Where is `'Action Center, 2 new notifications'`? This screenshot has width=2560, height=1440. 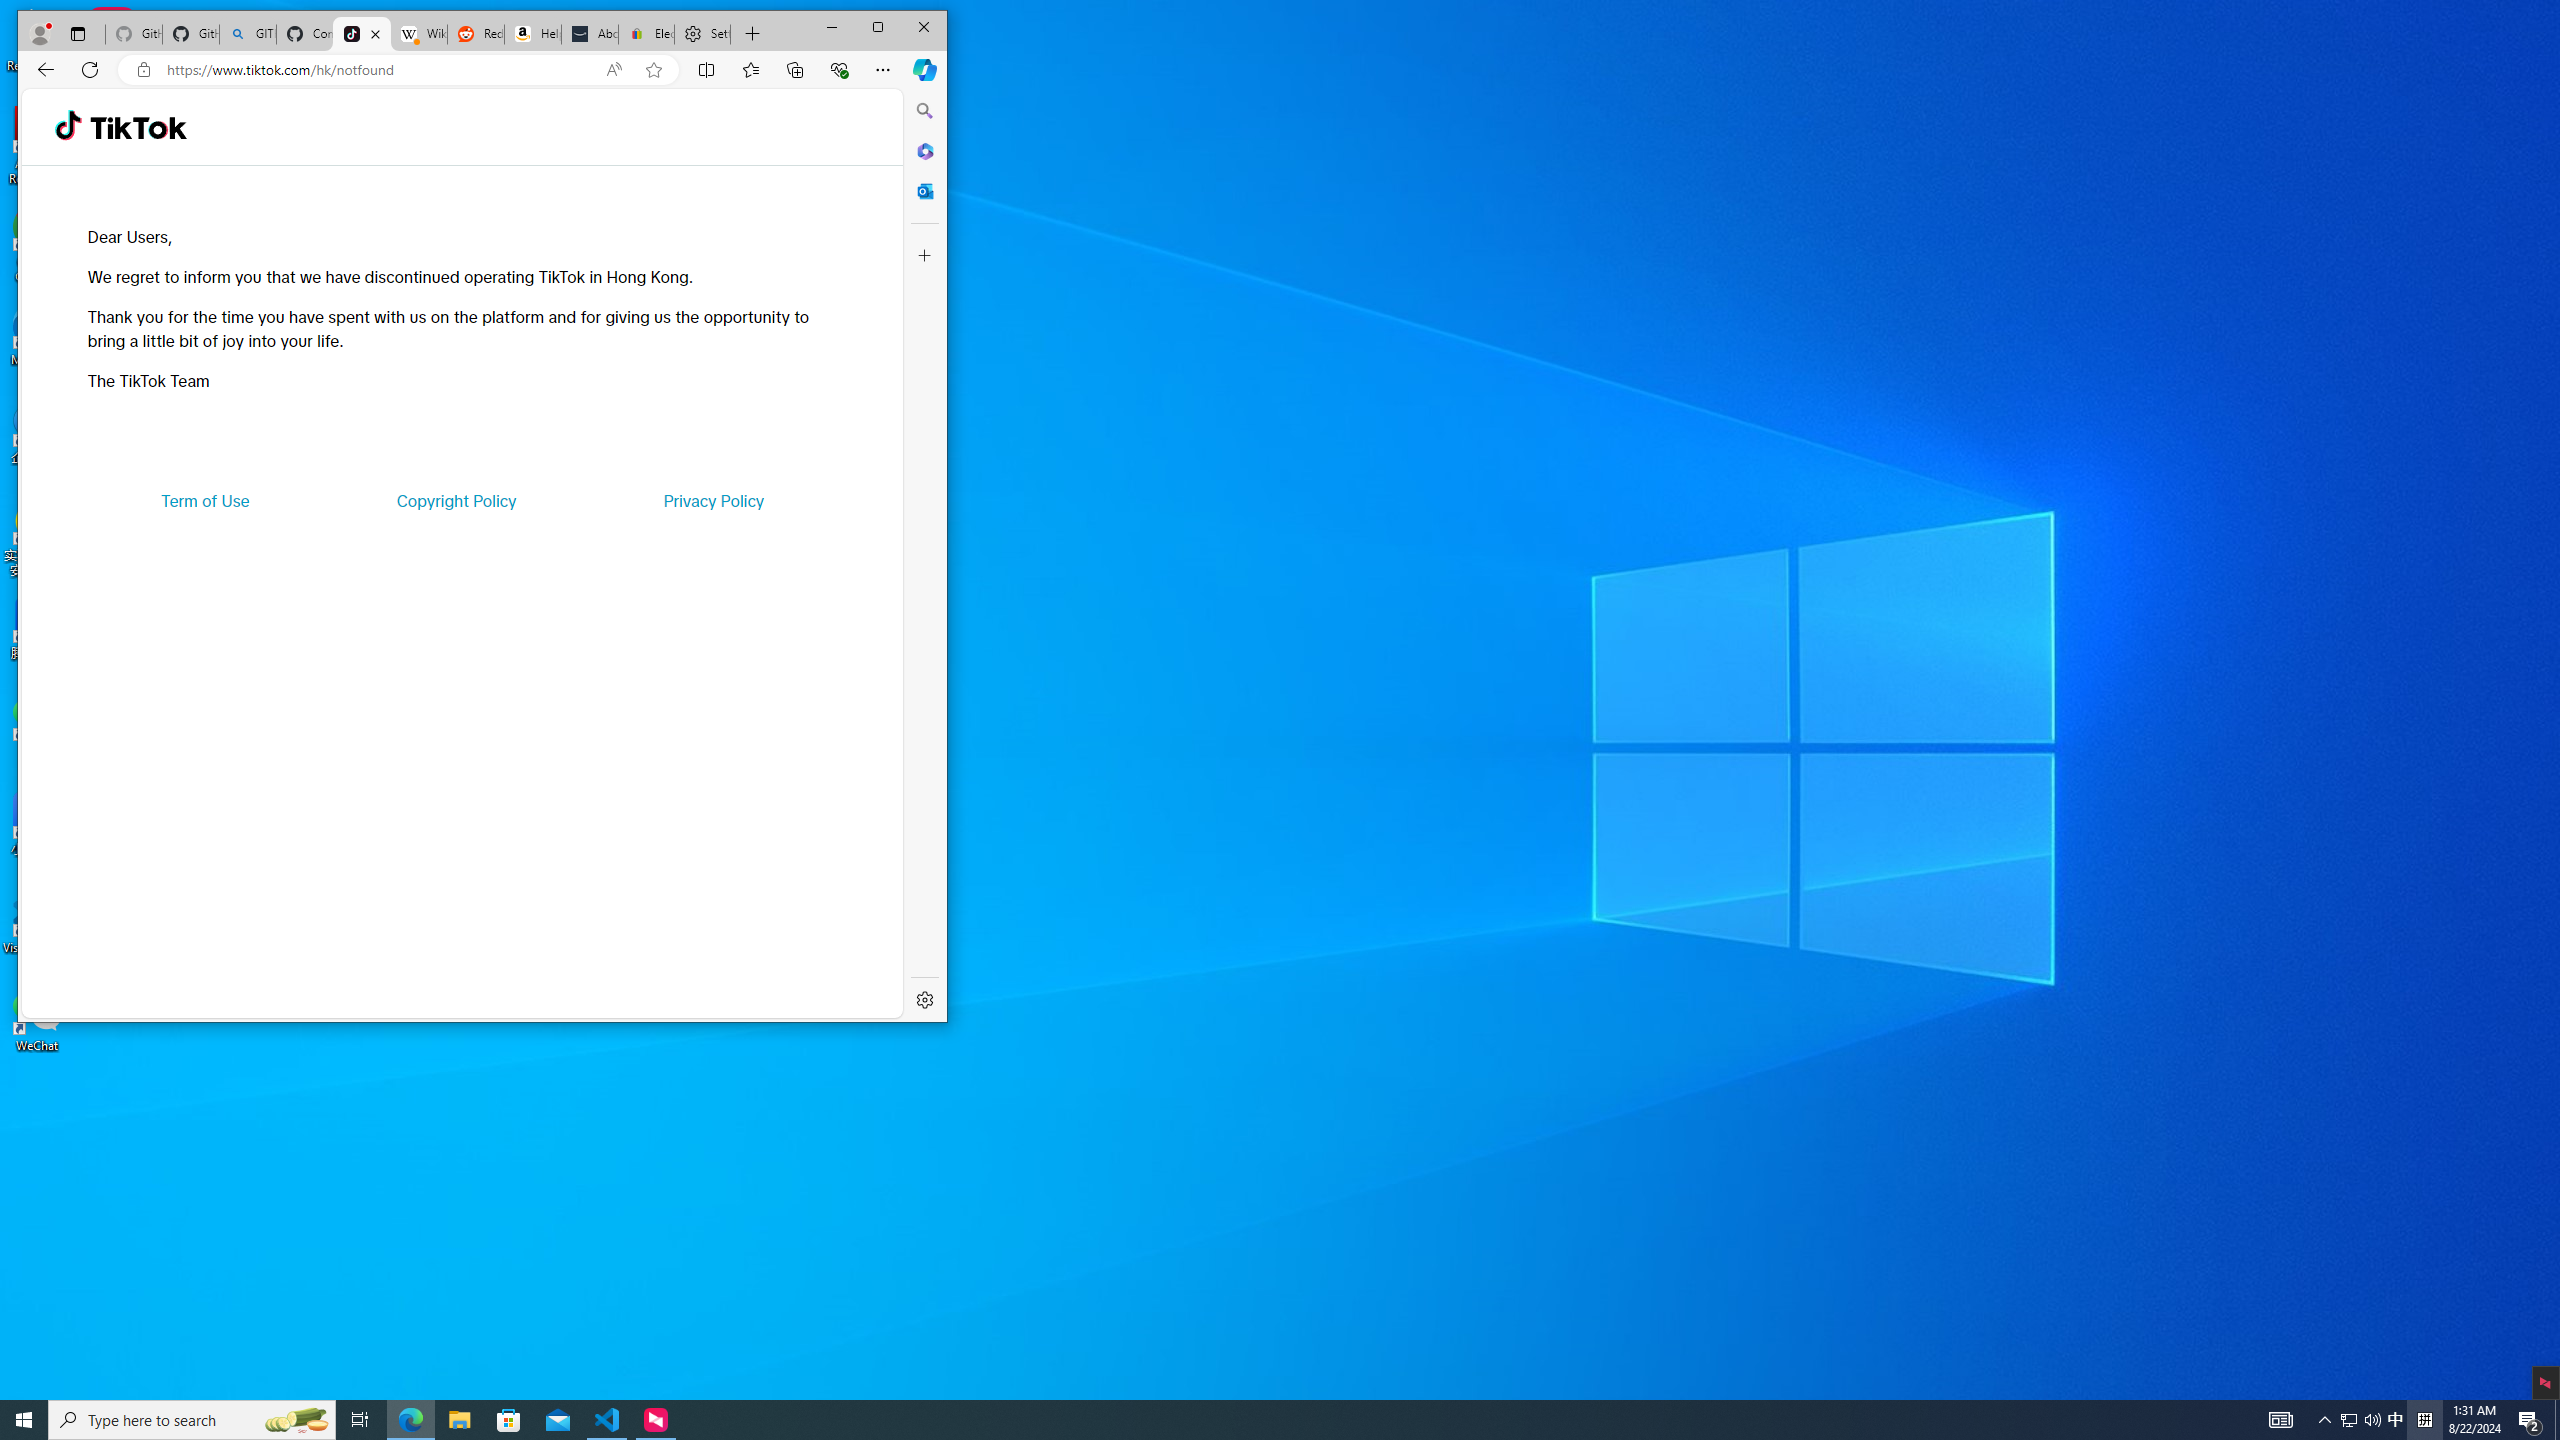
'Action Center, 2 new notifications' is located at coordinates (2530, 1418).